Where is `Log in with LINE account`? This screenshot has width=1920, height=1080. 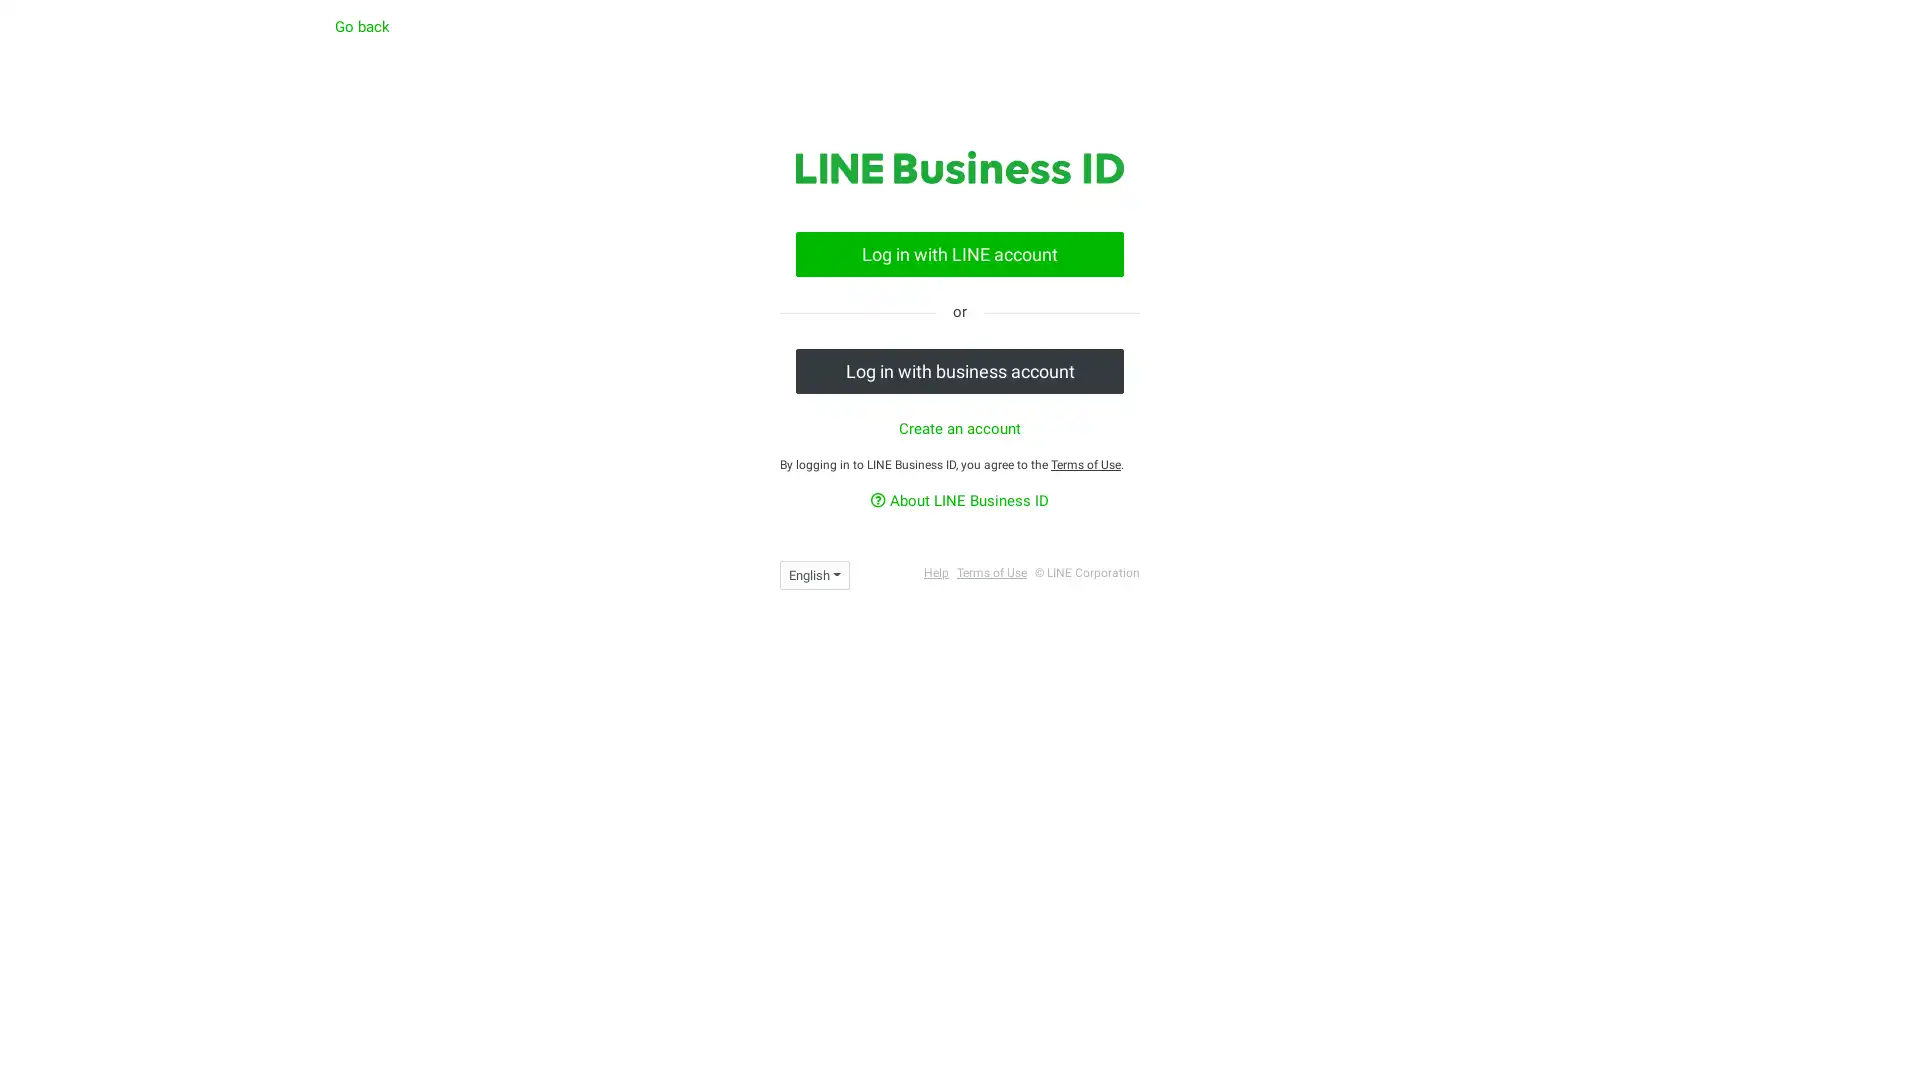 Log in with LINE account is located at coordinates (960, 252).